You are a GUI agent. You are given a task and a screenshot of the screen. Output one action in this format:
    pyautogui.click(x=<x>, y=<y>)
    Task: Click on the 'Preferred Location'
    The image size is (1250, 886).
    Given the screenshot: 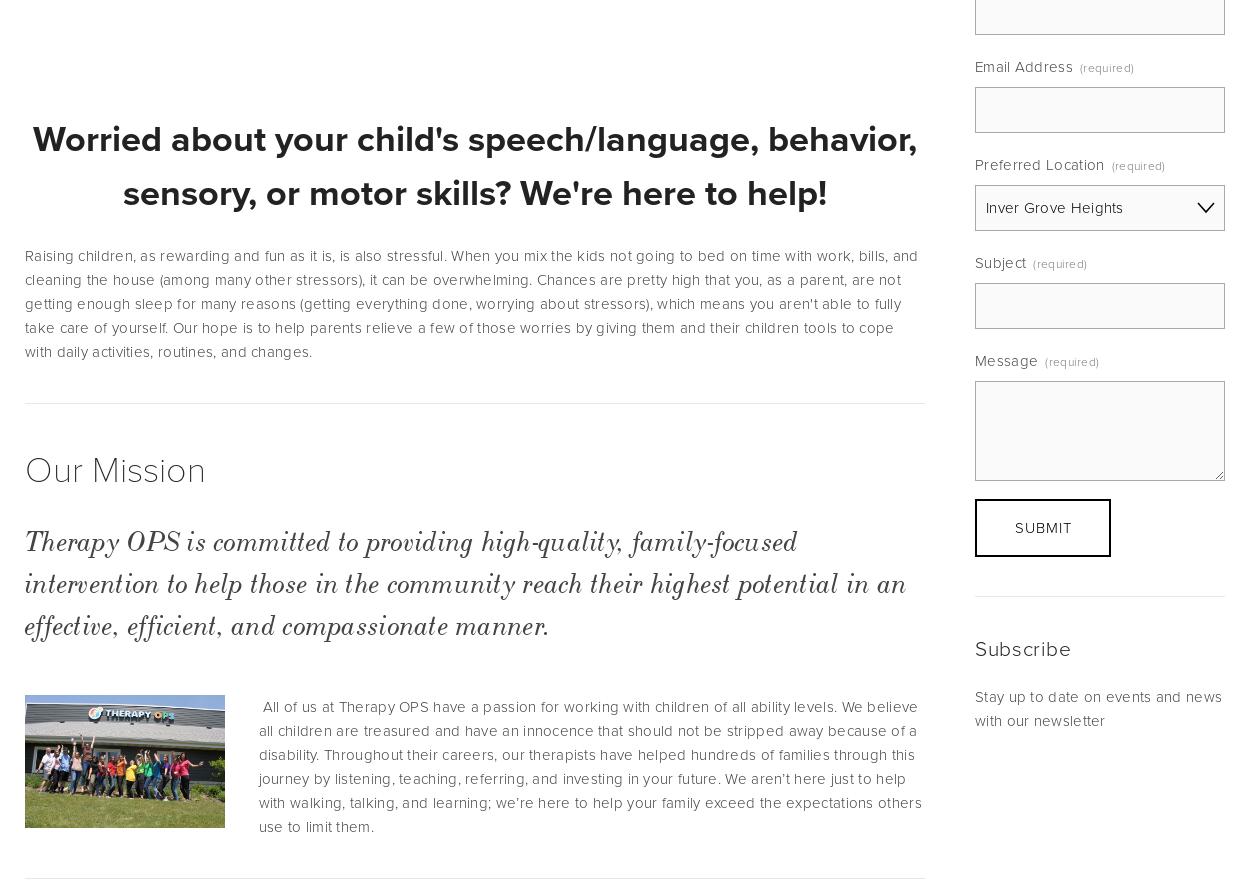 What is the action you would take?
    pyautogui.click(x=1039, y=162)
    